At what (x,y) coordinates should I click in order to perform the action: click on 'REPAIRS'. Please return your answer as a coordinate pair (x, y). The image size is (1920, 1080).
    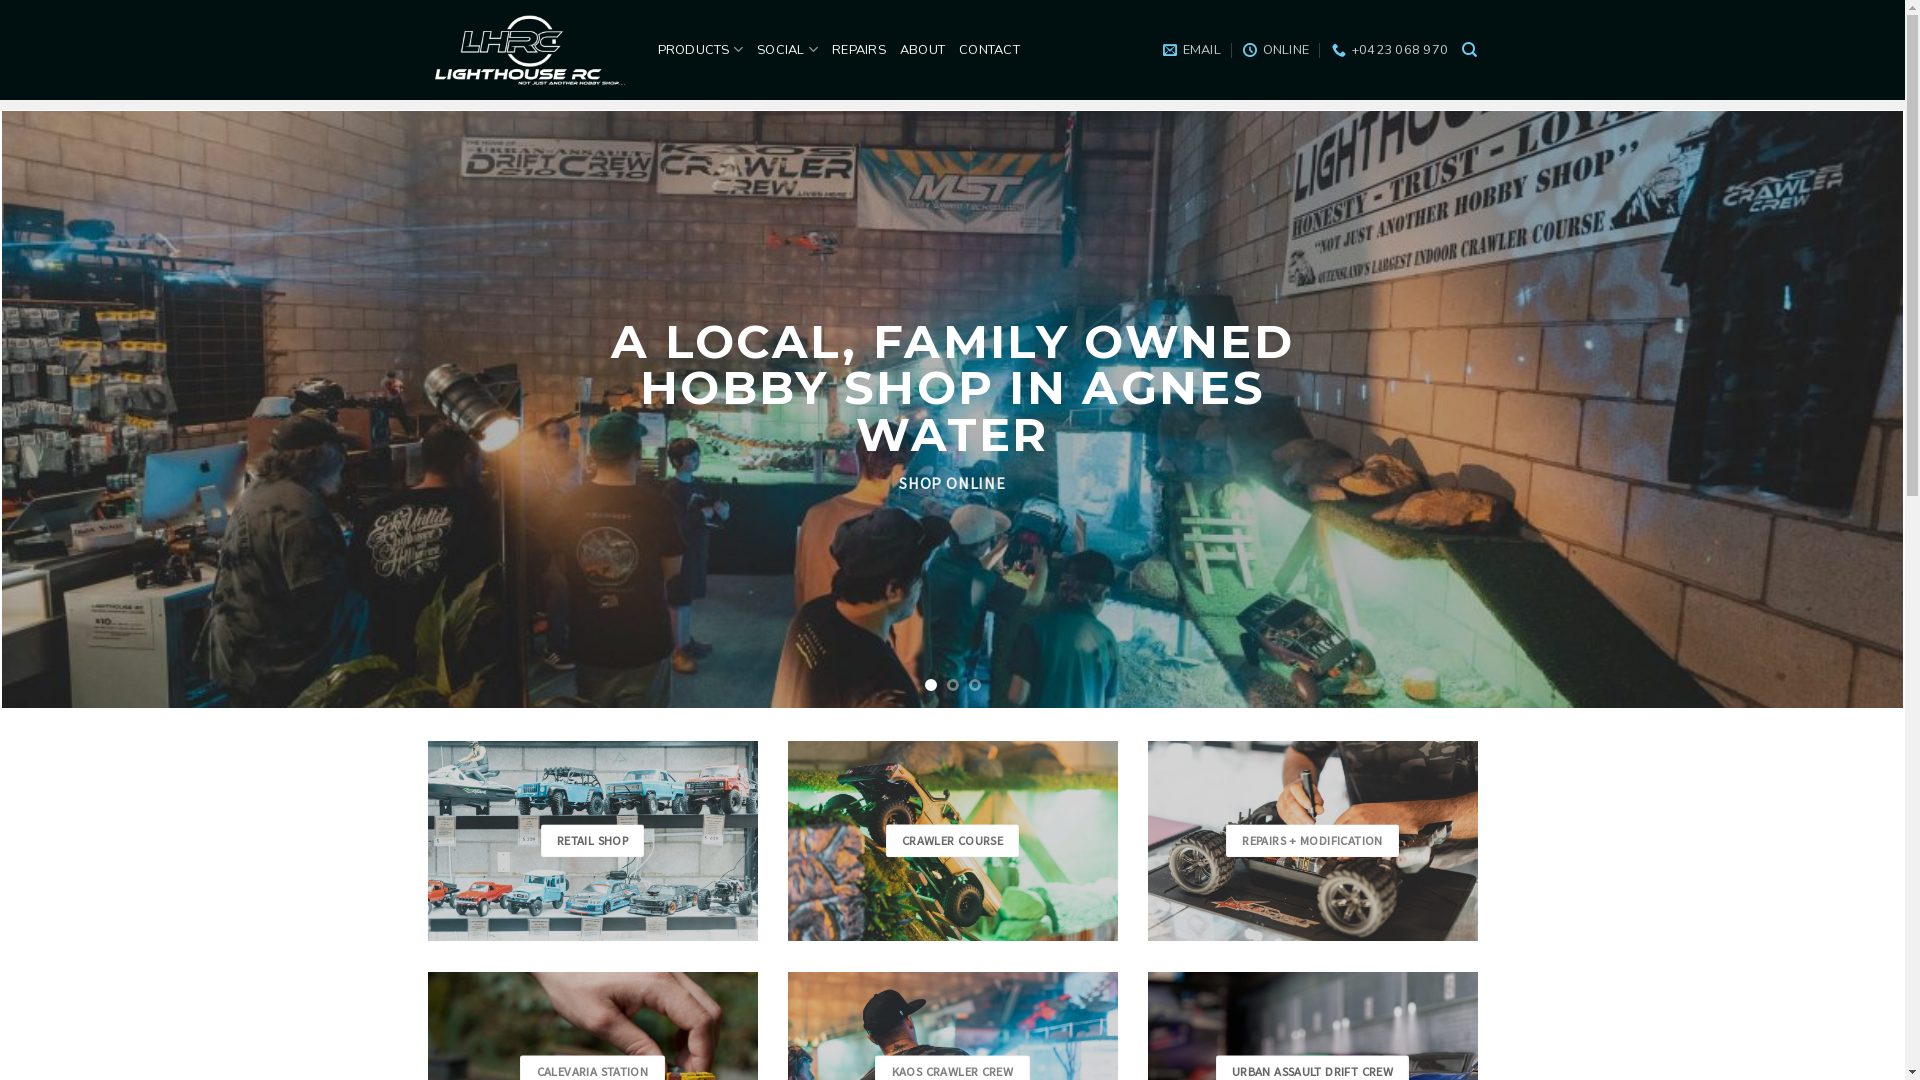
    Looking at the image, I should click on (859, 49).